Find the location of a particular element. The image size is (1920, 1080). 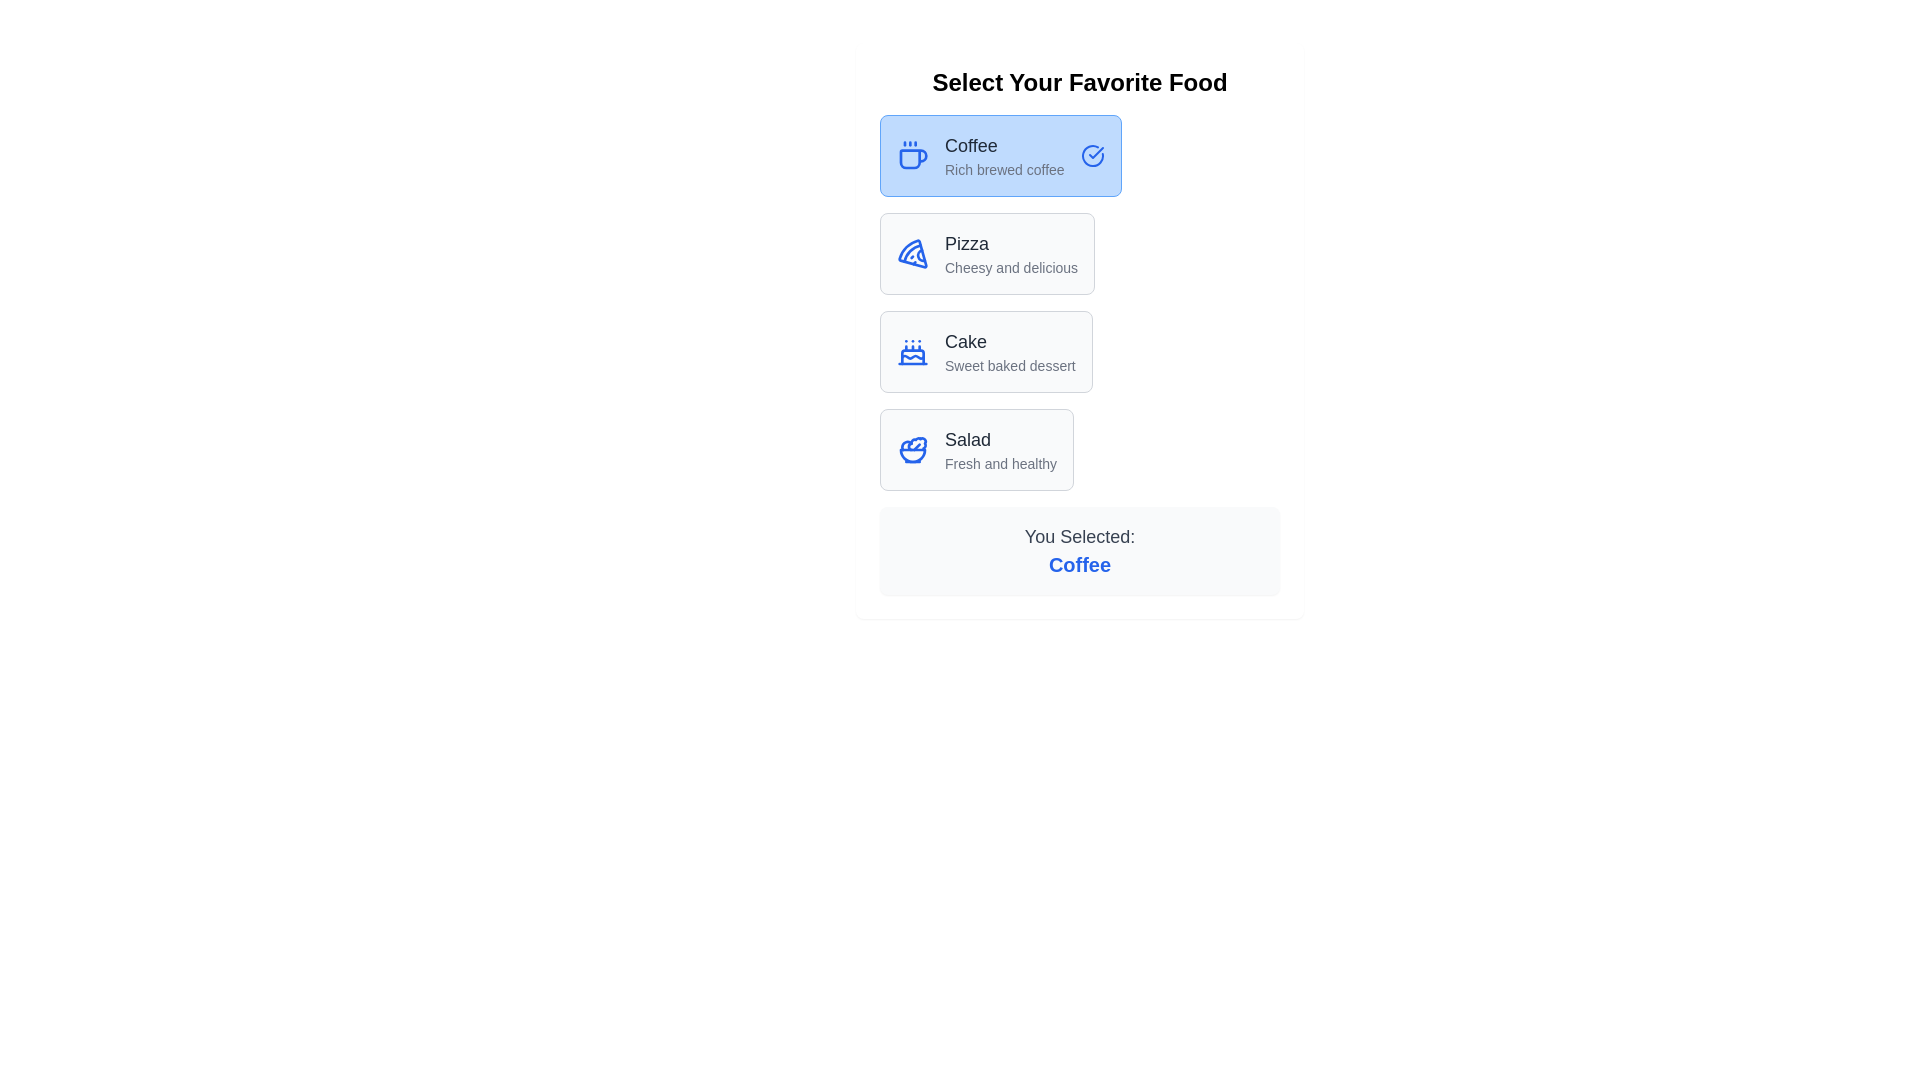

the coffee icon representing the stylized cup within the 'Select Your Favorite Food' interface is located at coordinates (912, 158).